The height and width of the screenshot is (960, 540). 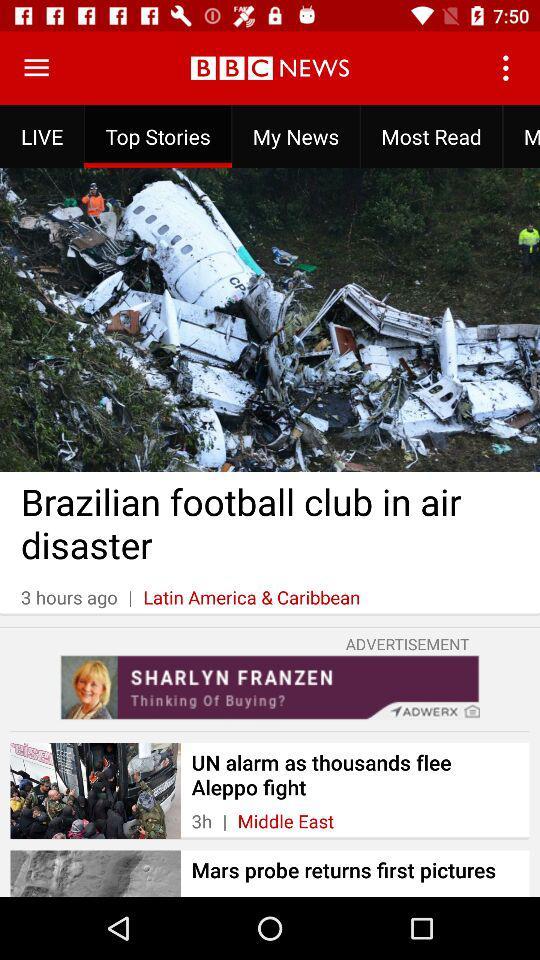 I want to click on advertisement, so click(x=270, y=687).